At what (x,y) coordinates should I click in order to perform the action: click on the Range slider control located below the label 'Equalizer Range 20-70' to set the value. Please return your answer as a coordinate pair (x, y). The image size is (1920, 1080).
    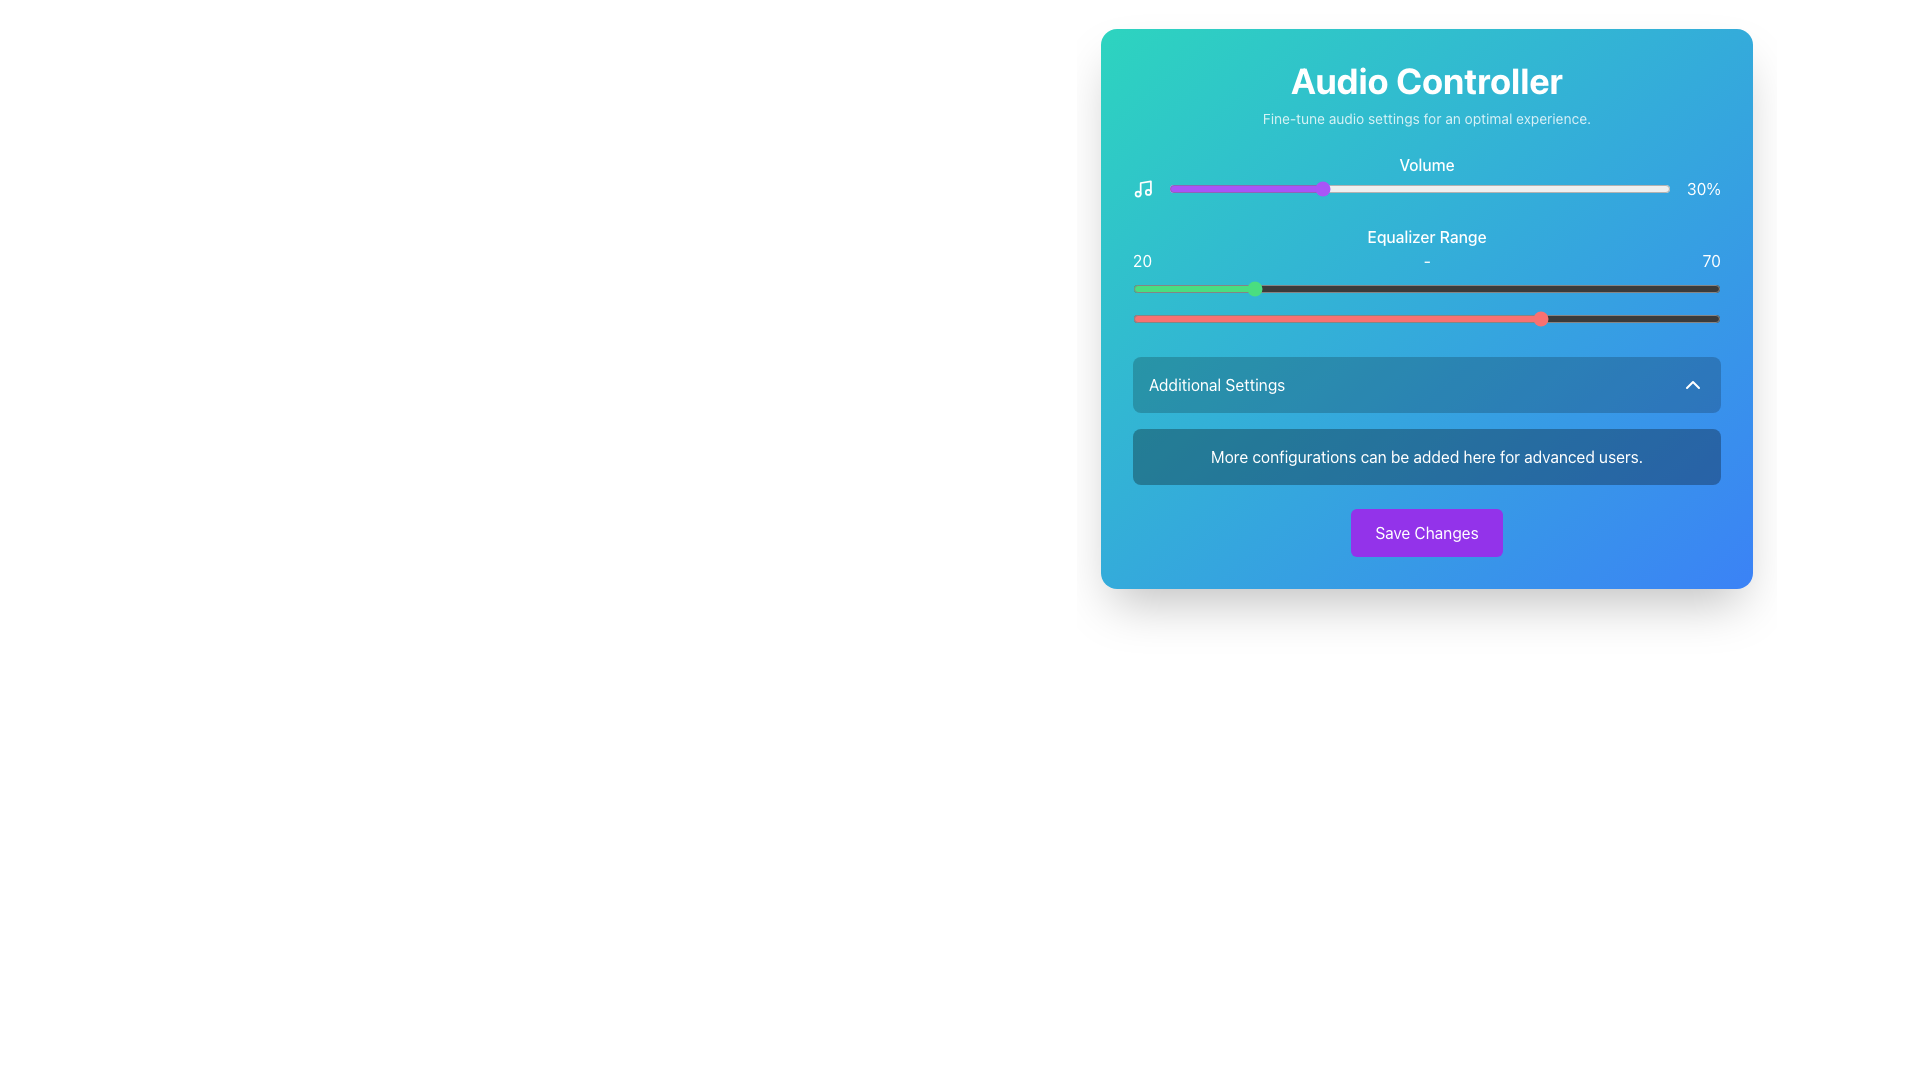
    Looking at the image, I should click on (1425, 289).